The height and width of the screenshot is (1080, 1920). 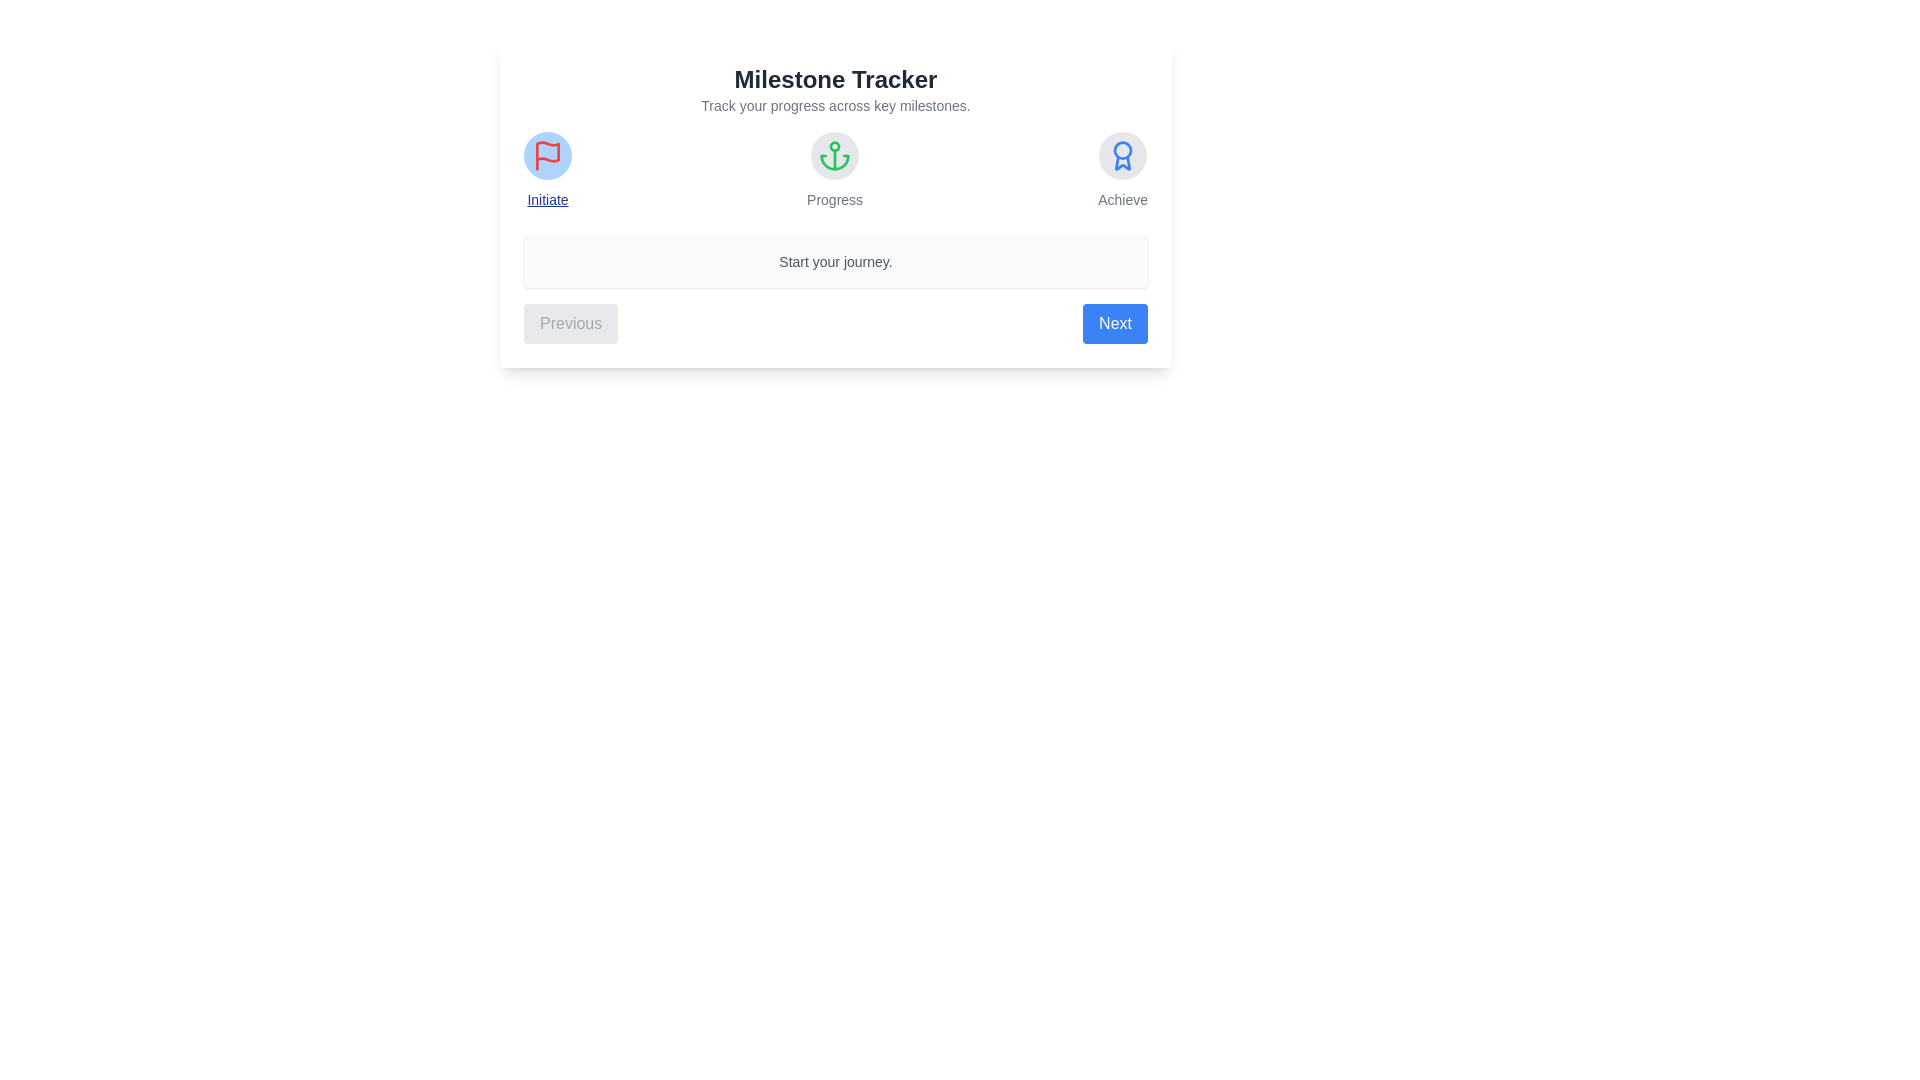 I want to click on the milestone icon for Progress, so click(x=835, y=154).